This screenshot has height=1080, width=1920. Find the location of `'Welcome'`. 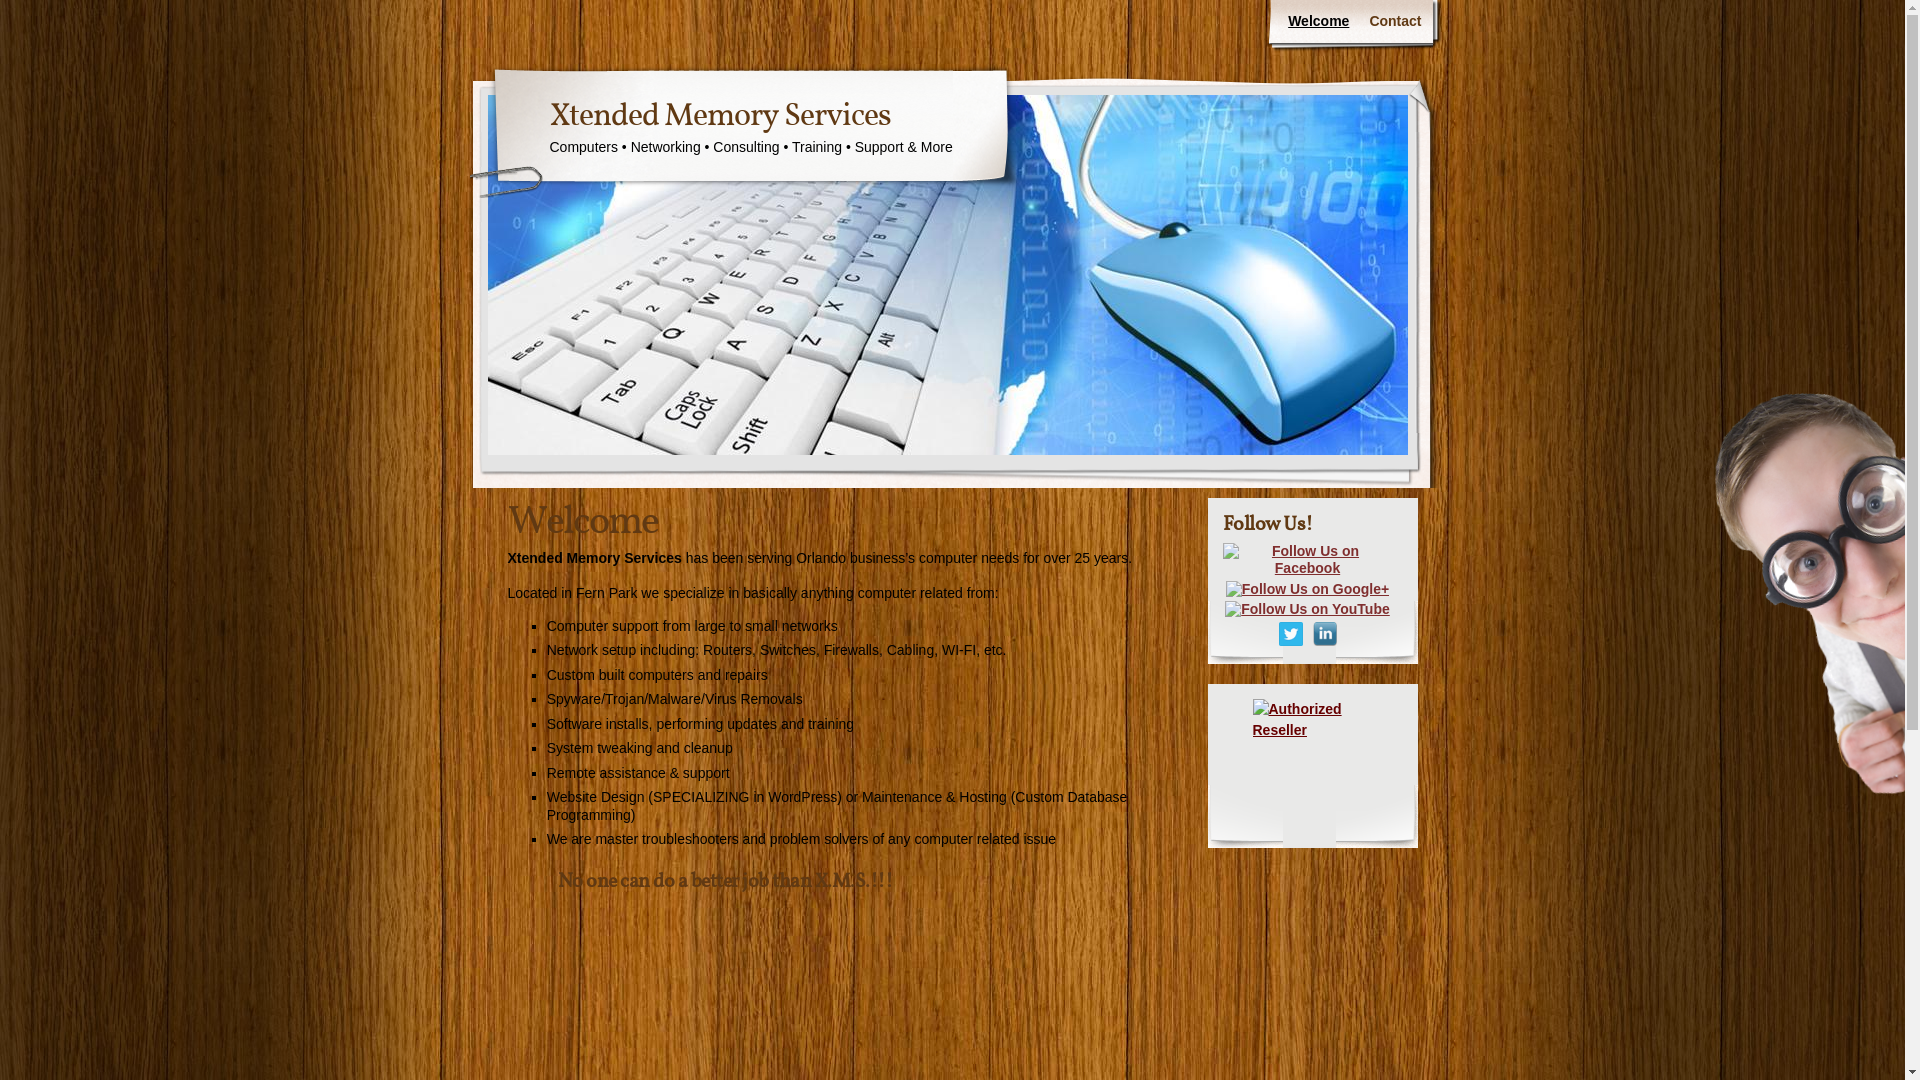

'Welcome' is located at coordinates (1276, 22).